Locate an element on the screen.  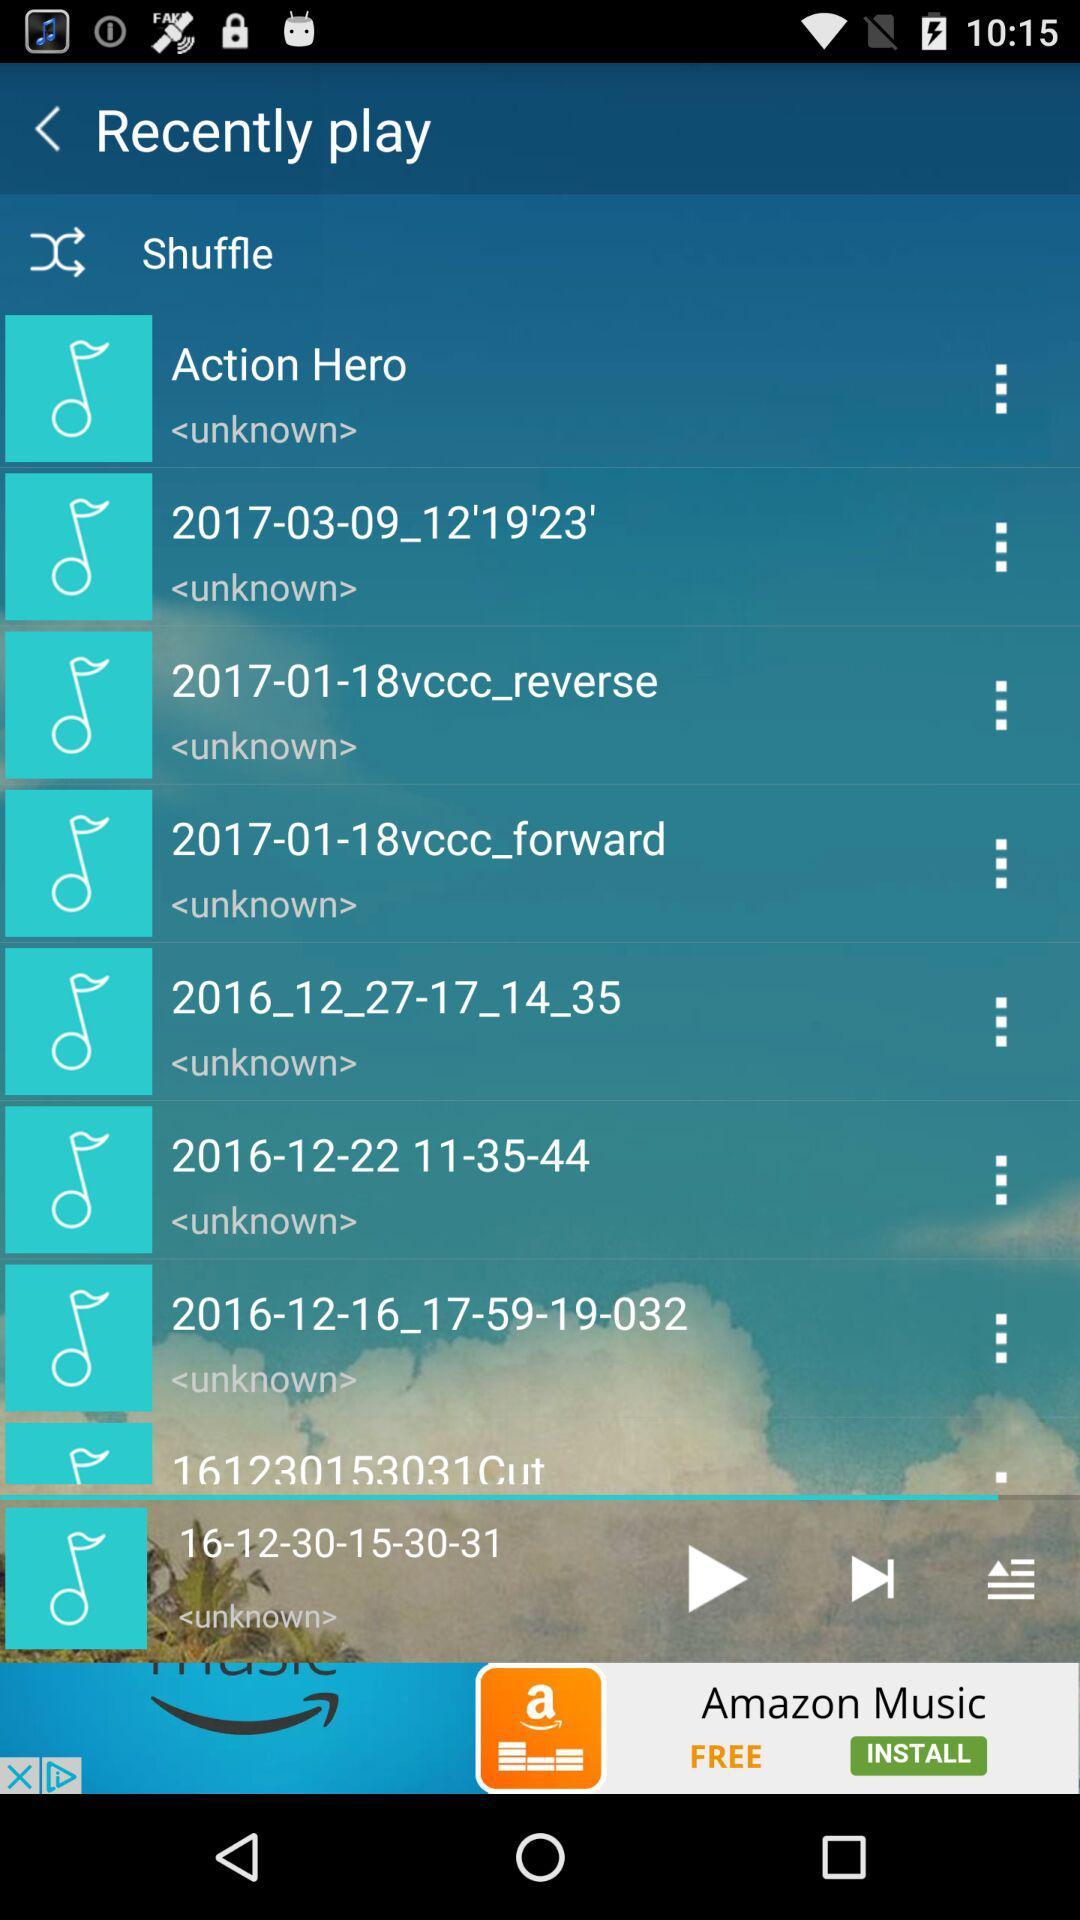
the menu icon is located at coordinates (1010, 1688).